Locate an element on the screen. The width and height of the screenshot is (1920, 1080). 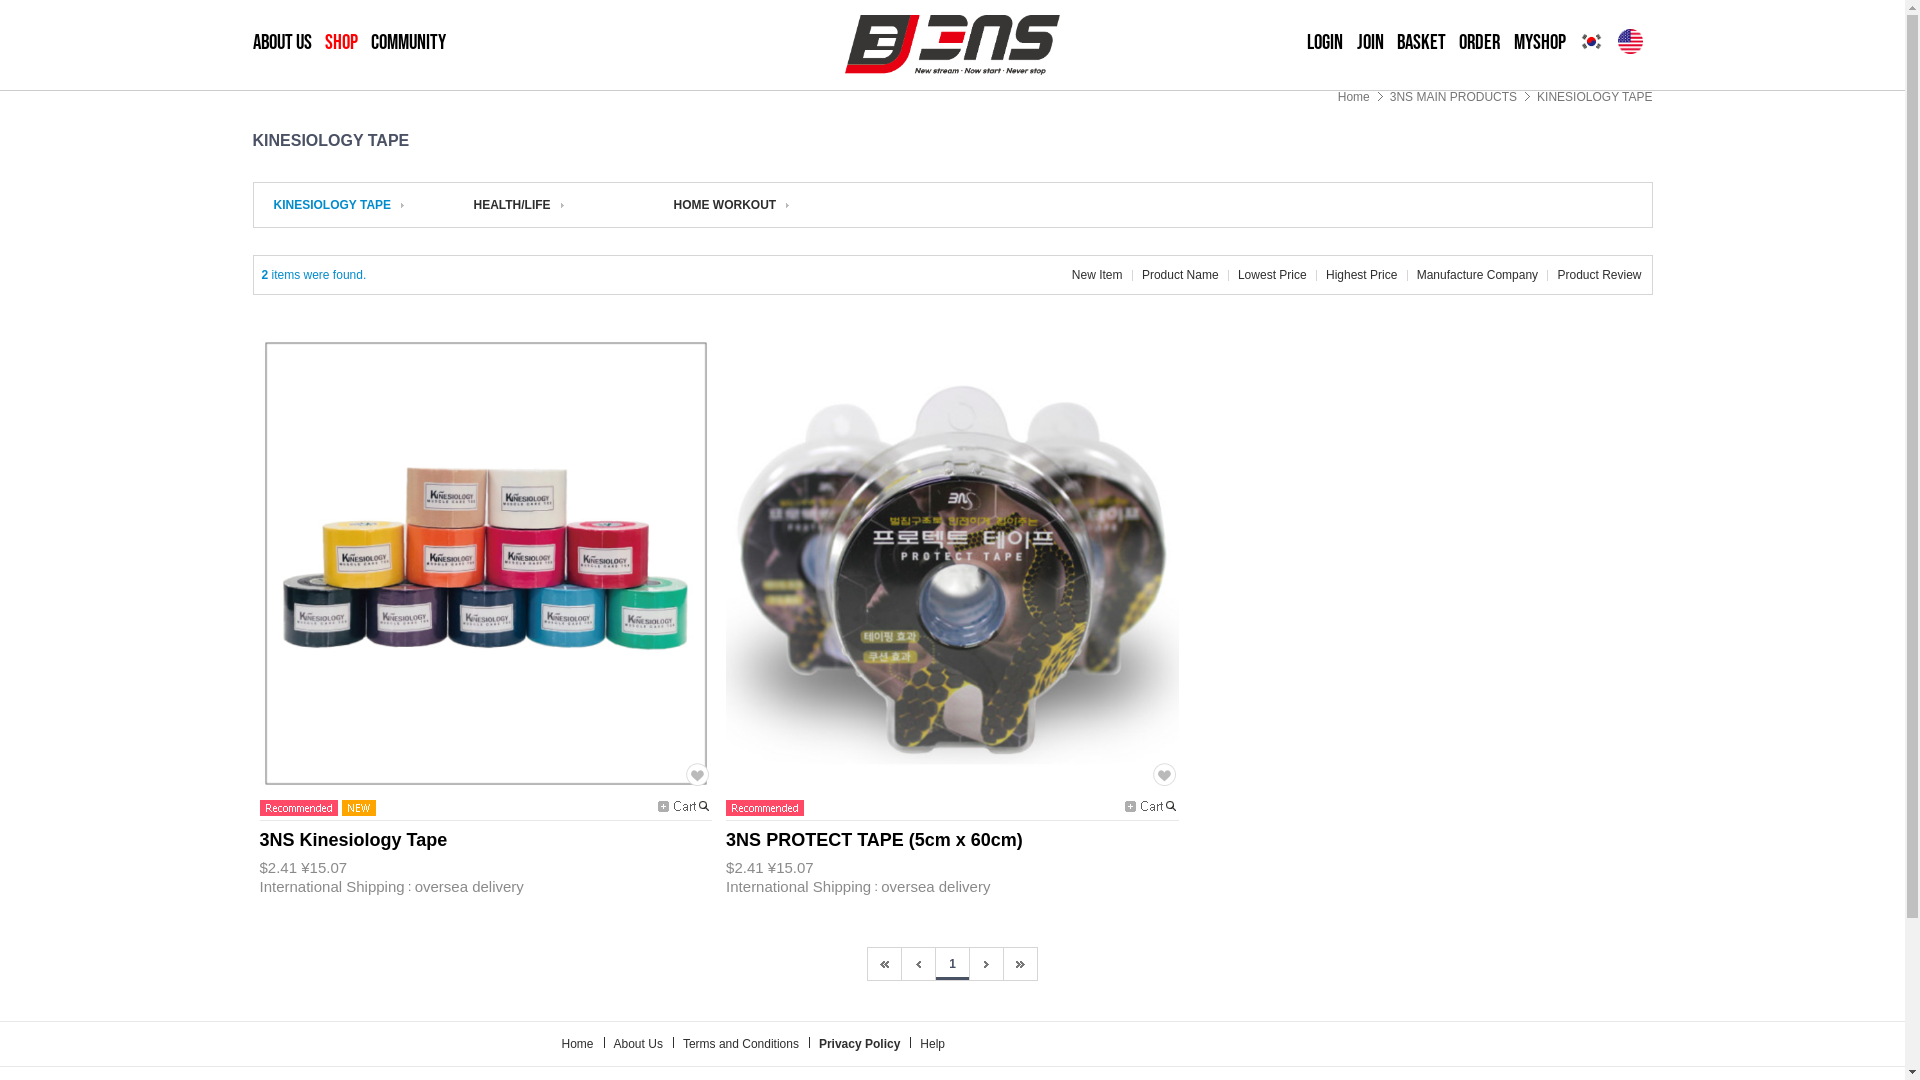
'COMMUNITY' is located at coordinates (407, 42).